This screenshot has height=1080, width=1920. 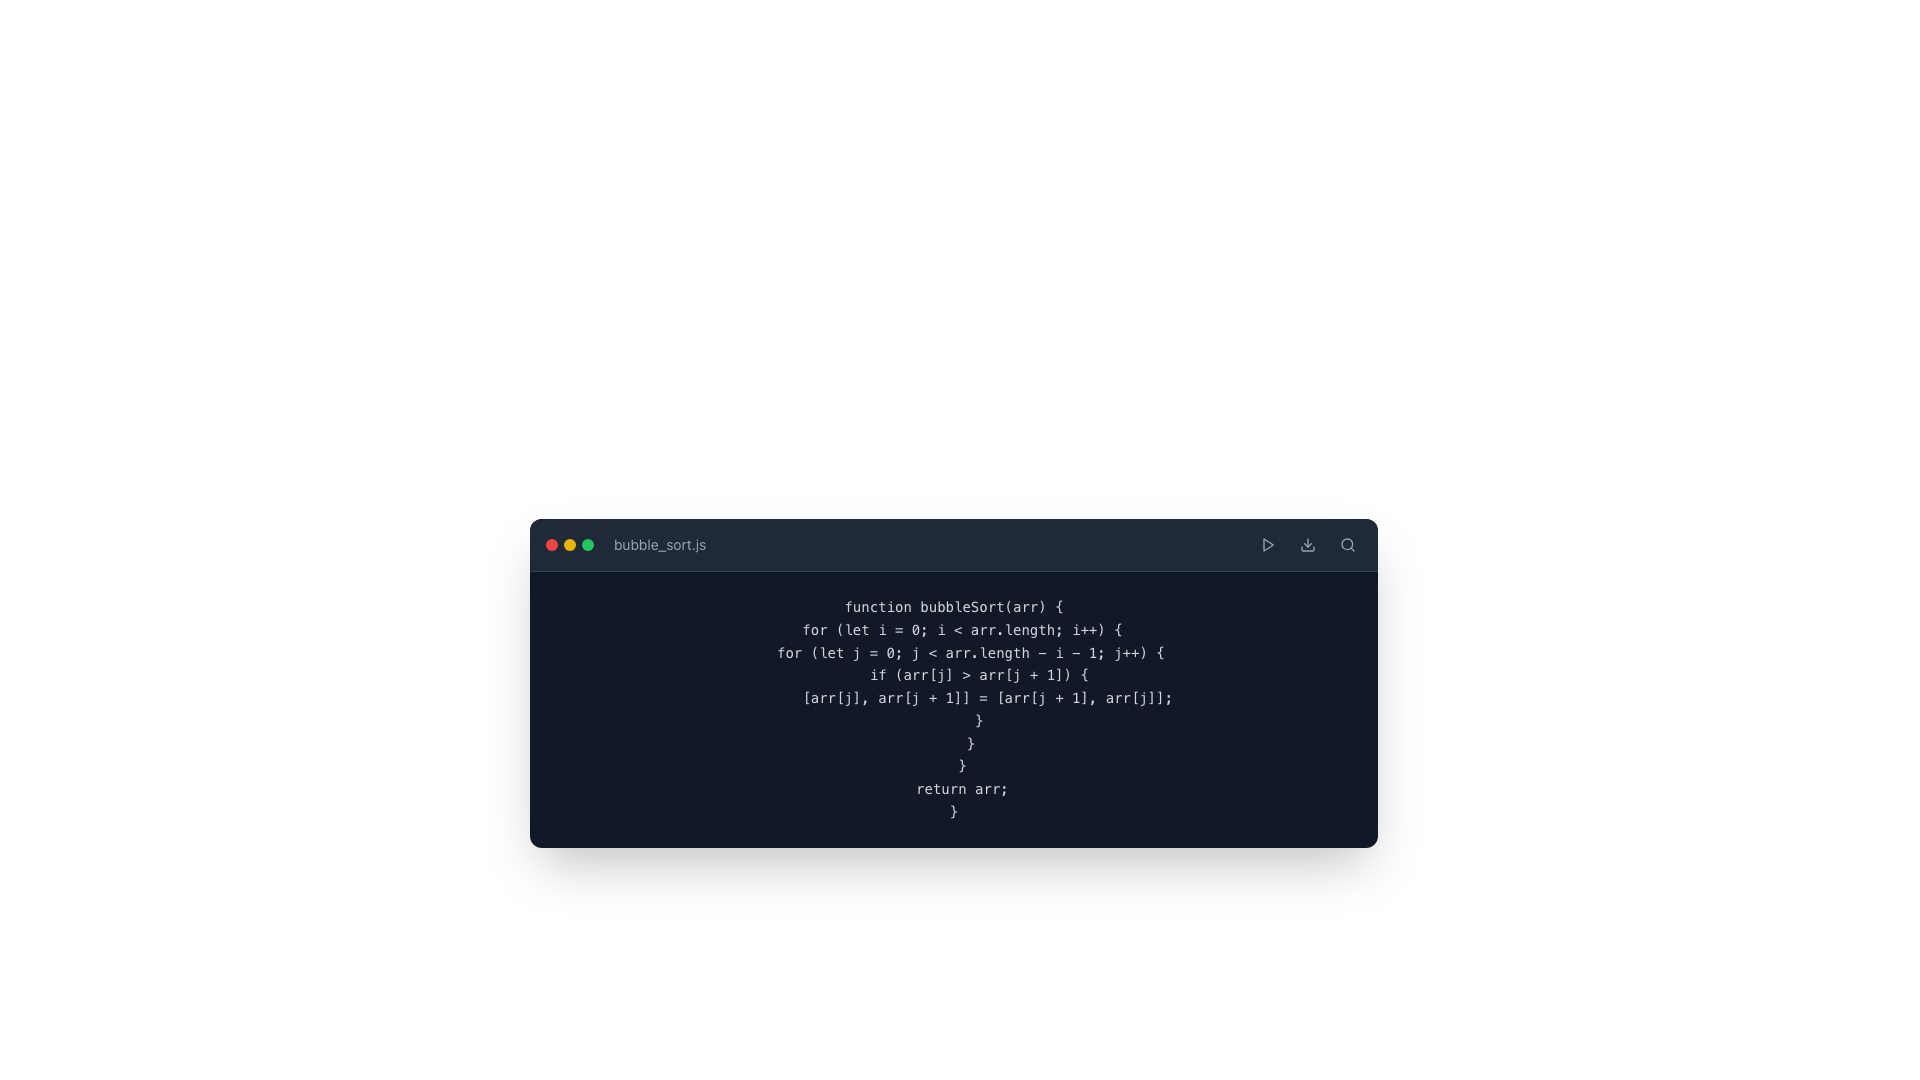 I want to click on the icon button located at the top right corner of the code editor window, so click(x=1348, y=544).